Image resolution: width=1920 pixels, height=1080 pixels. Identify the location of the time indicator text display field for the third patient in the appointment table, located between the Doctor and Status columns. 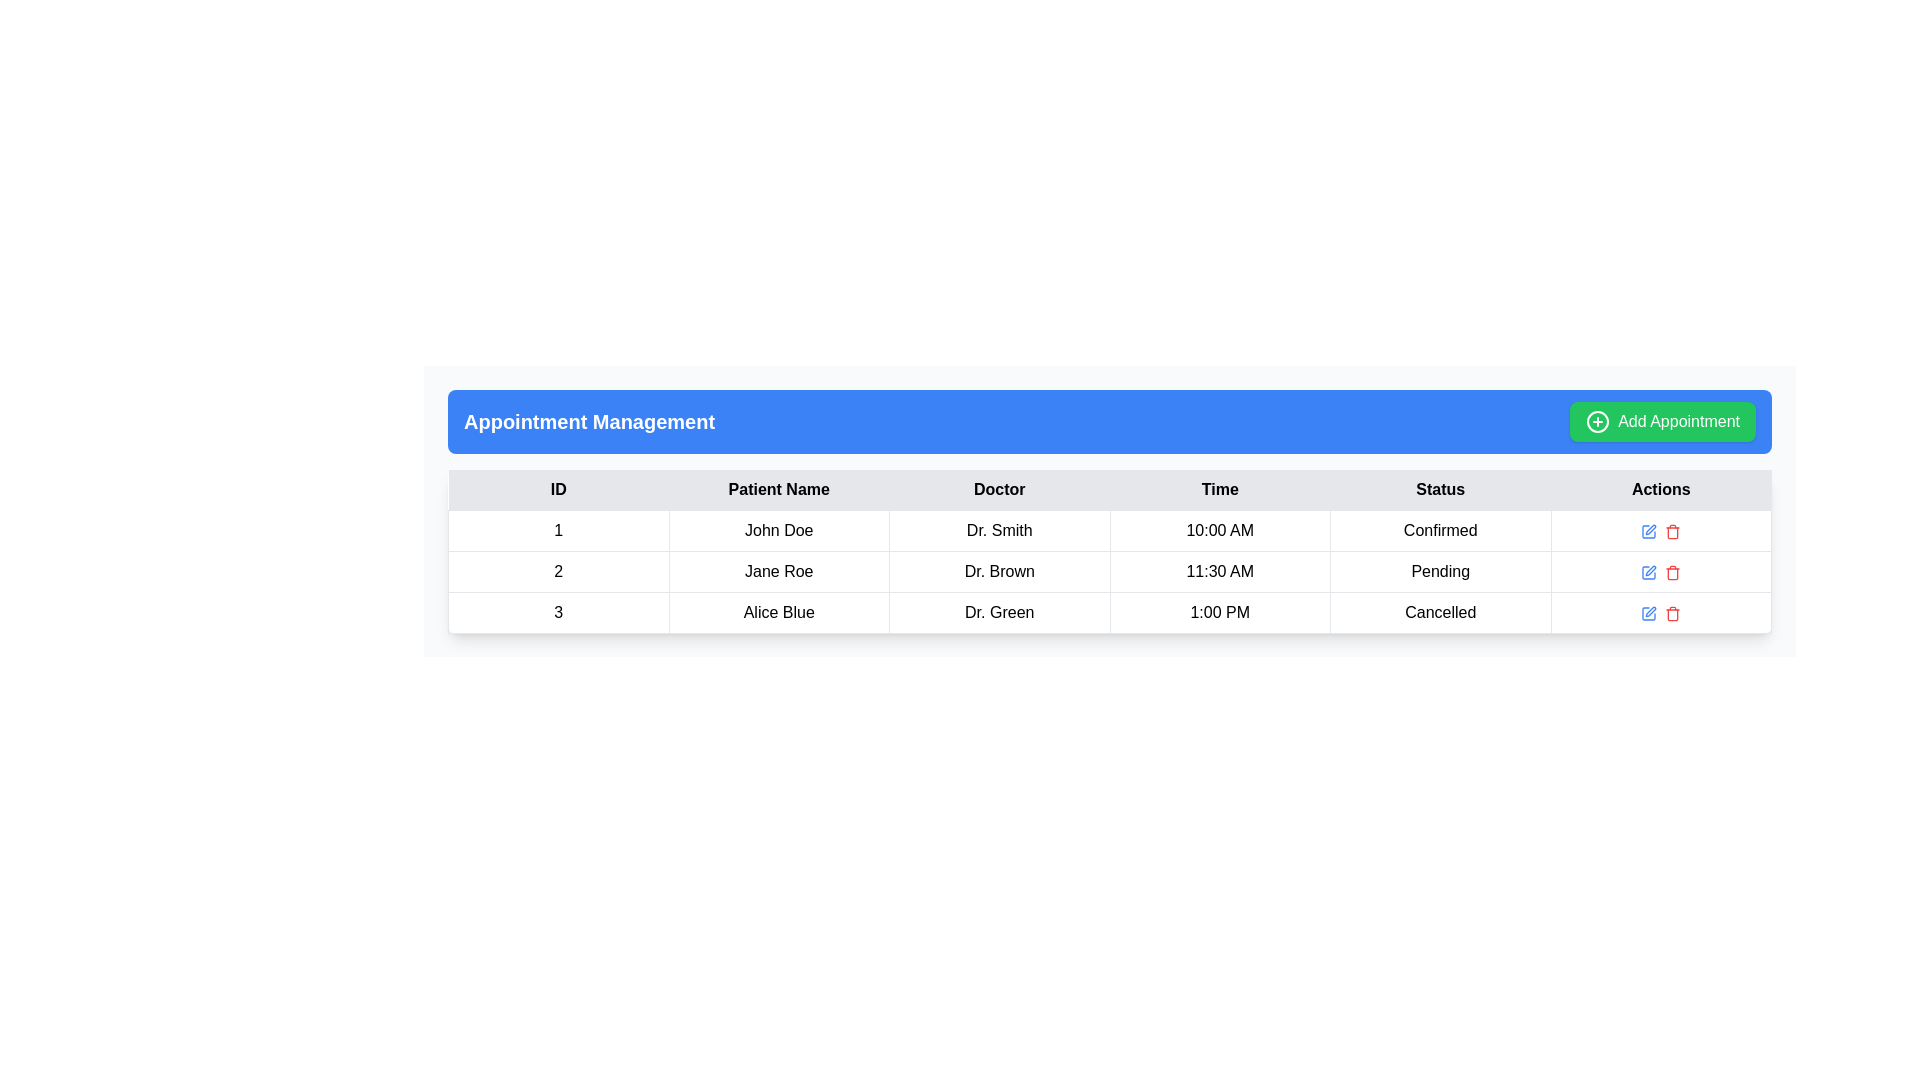
(1218, 612).